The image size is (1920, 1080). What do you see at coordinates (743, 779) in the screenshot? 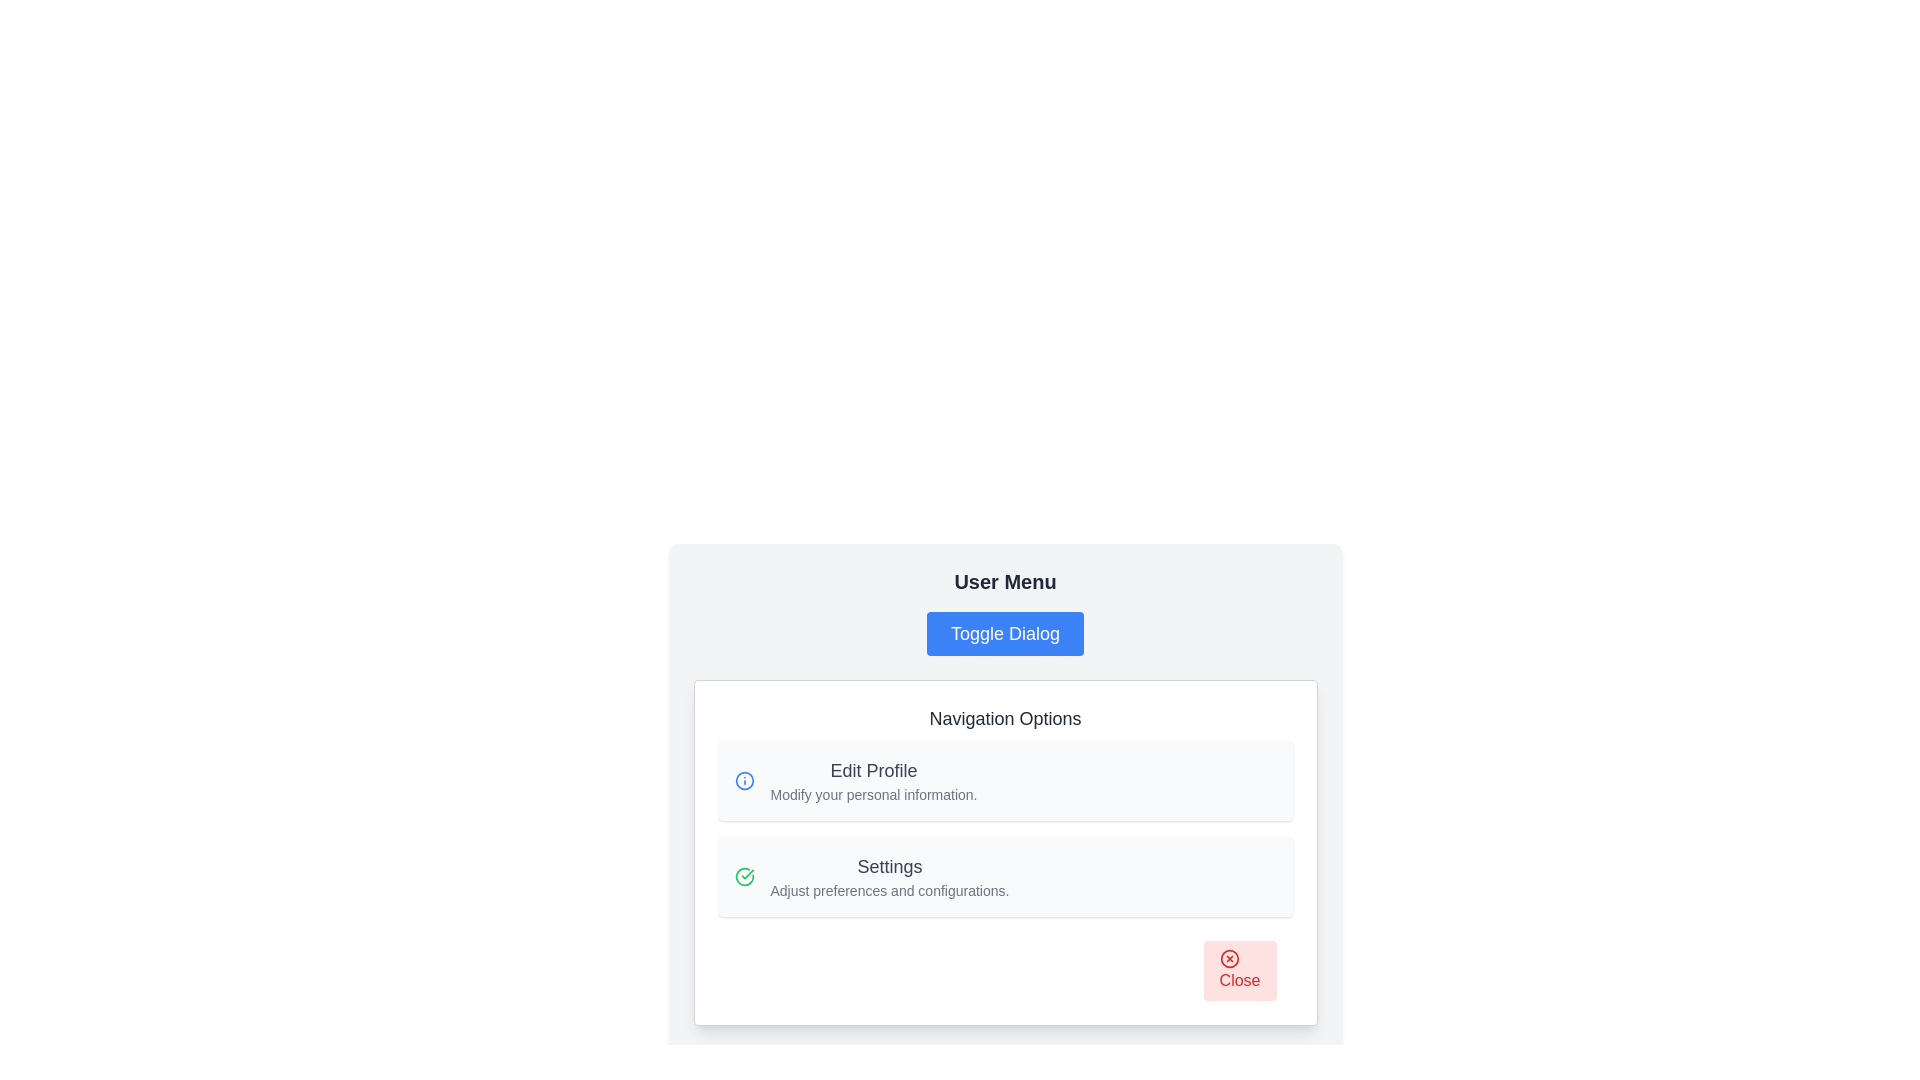
I see `the icon located to the left of the 'Edit Profile' text within the navigation panel for further information` at bounding box center [743, 779].